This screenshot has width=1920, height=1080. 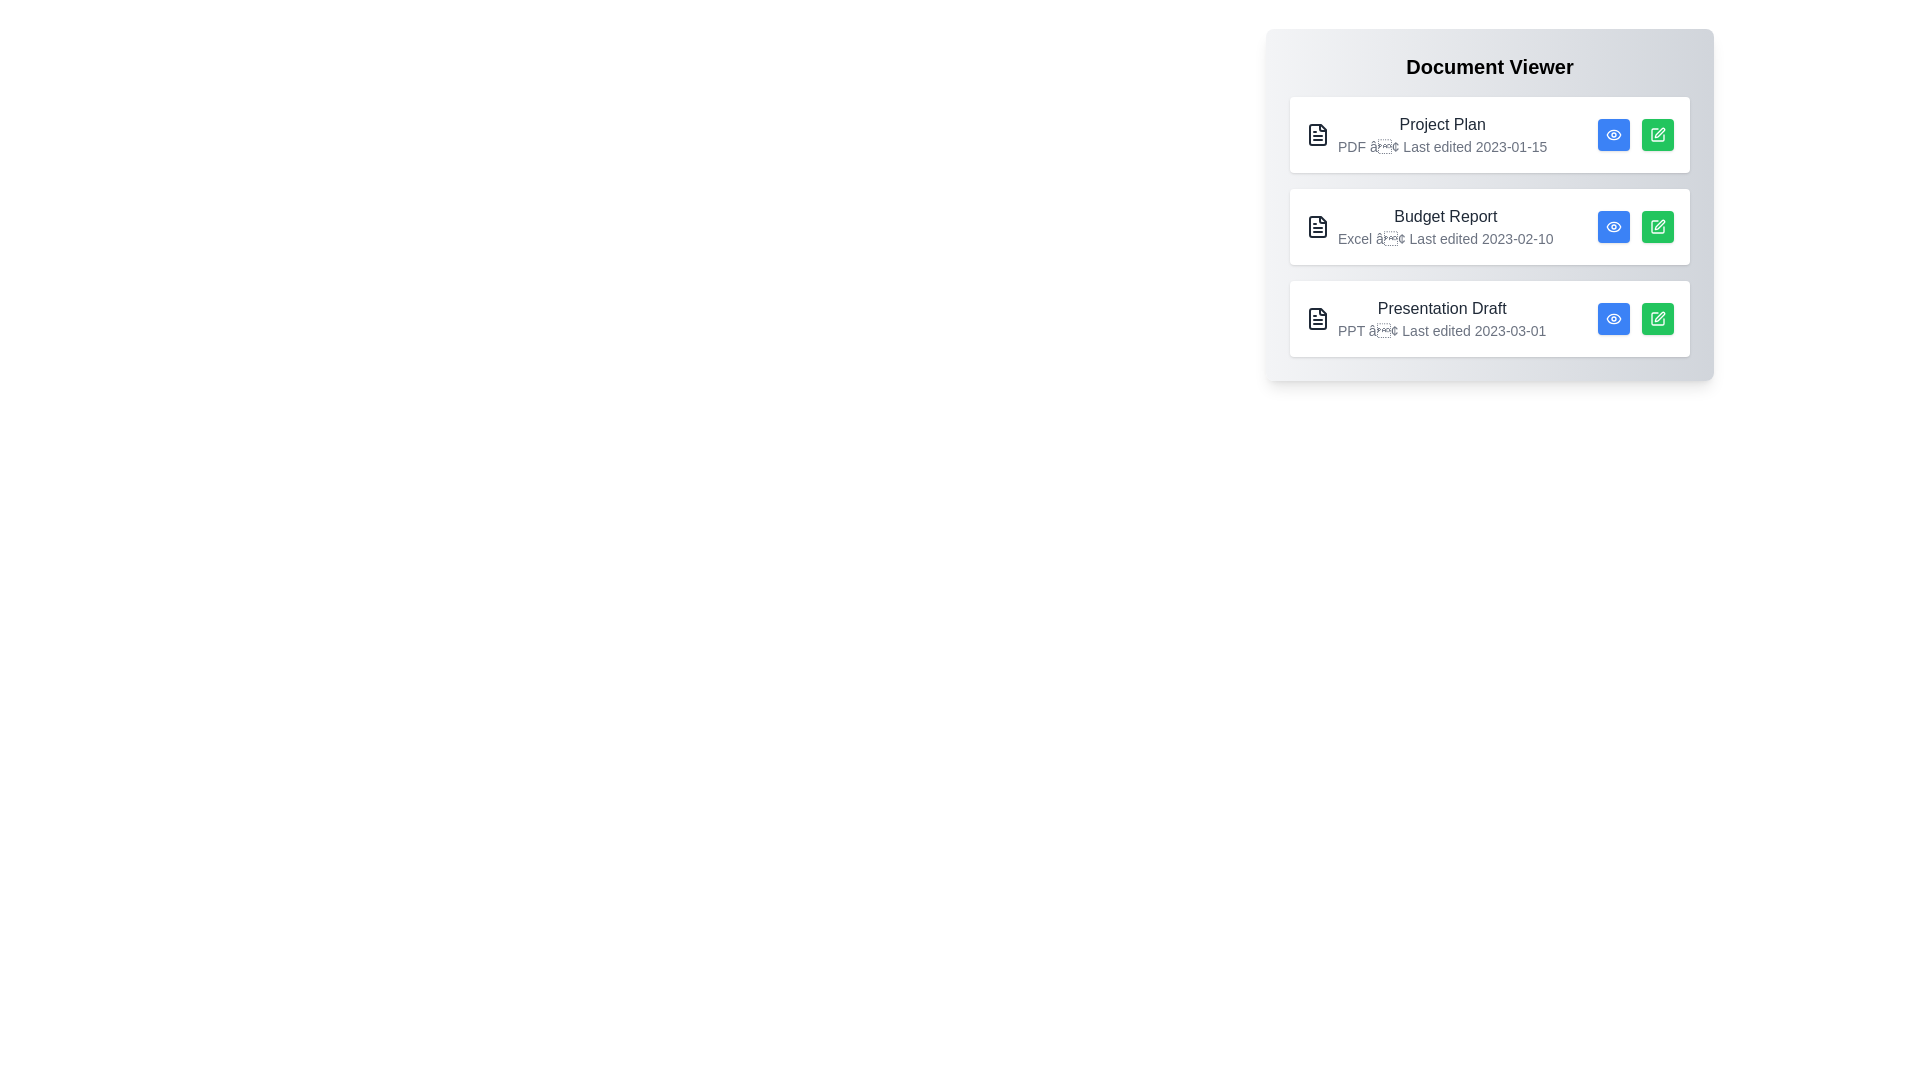 What do you see at coordinates (1318, 226) in the screenshot?
I see `the icon corresponding to Budget Report to display its tooltip` at bounding box center [1318, 226].